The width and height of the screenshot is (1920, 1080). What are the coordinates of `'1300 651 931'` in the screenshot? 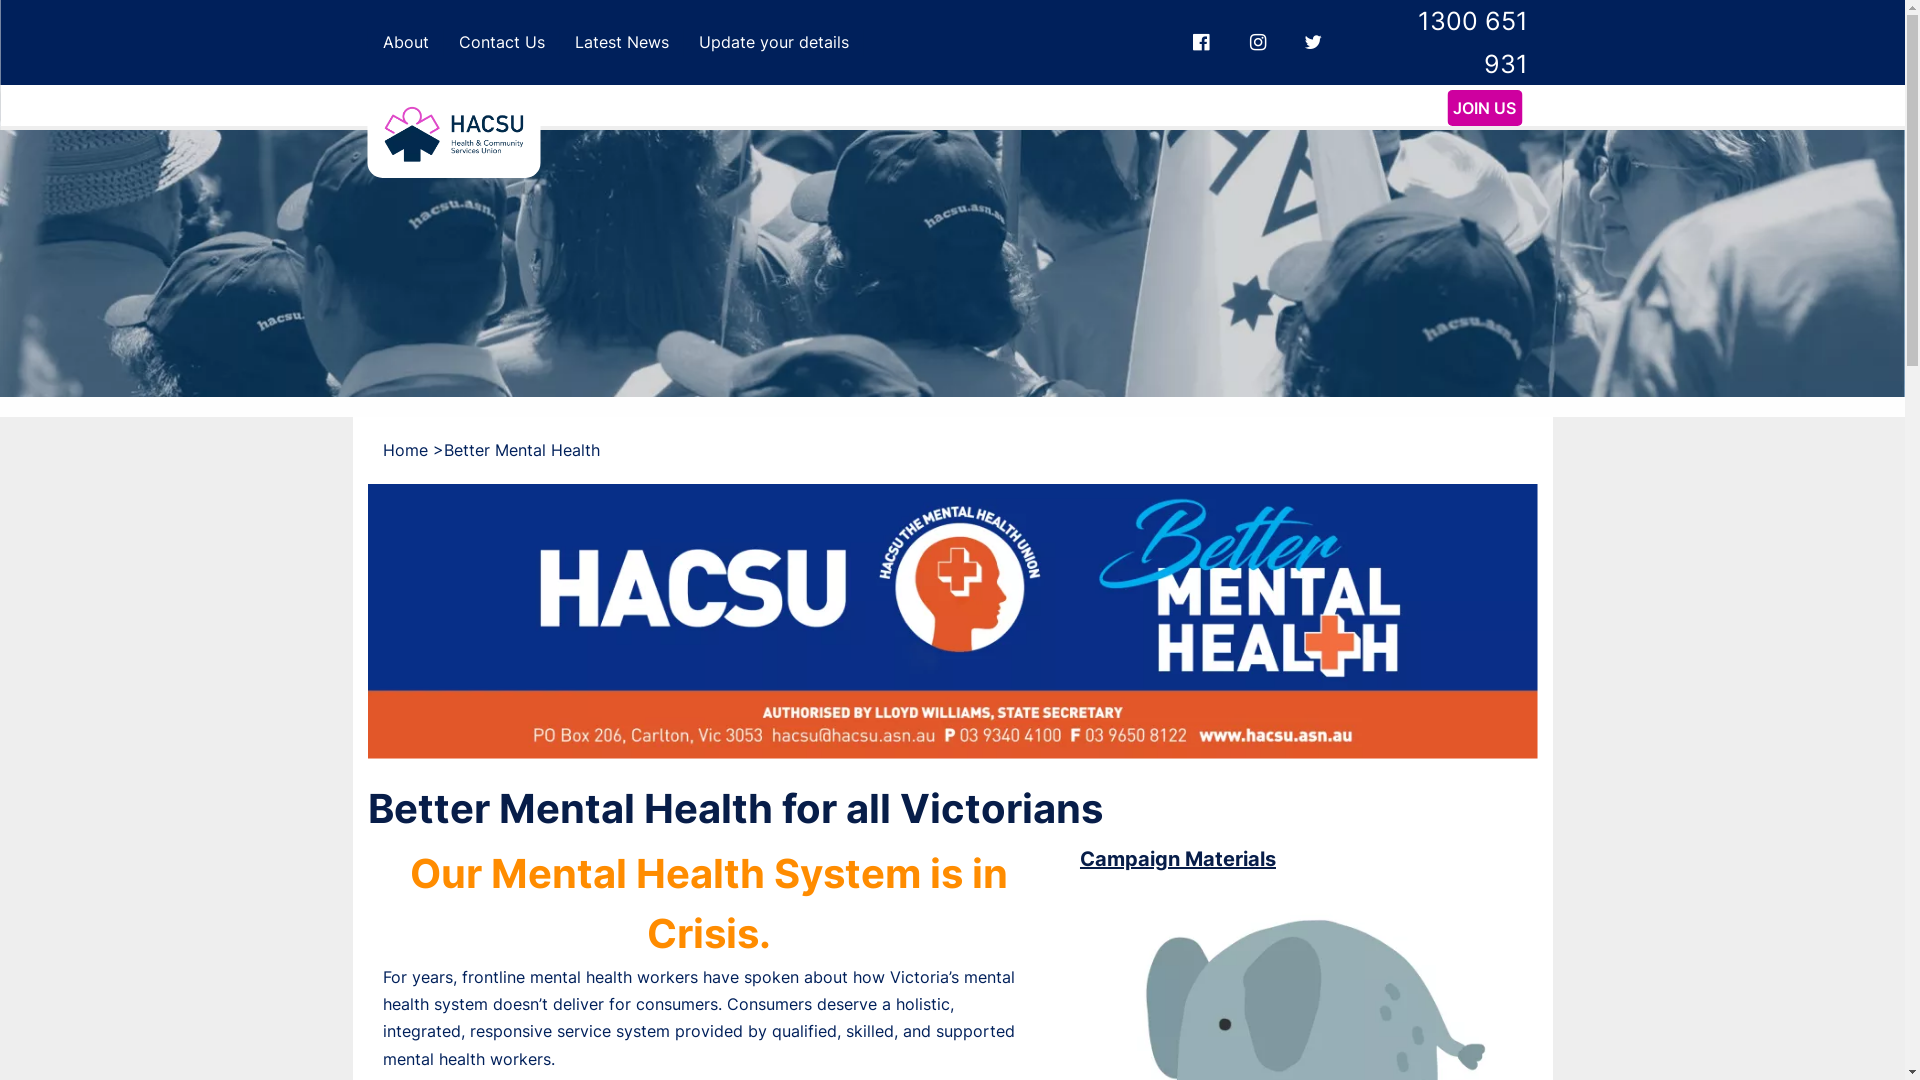 It's located at (1448, 42).